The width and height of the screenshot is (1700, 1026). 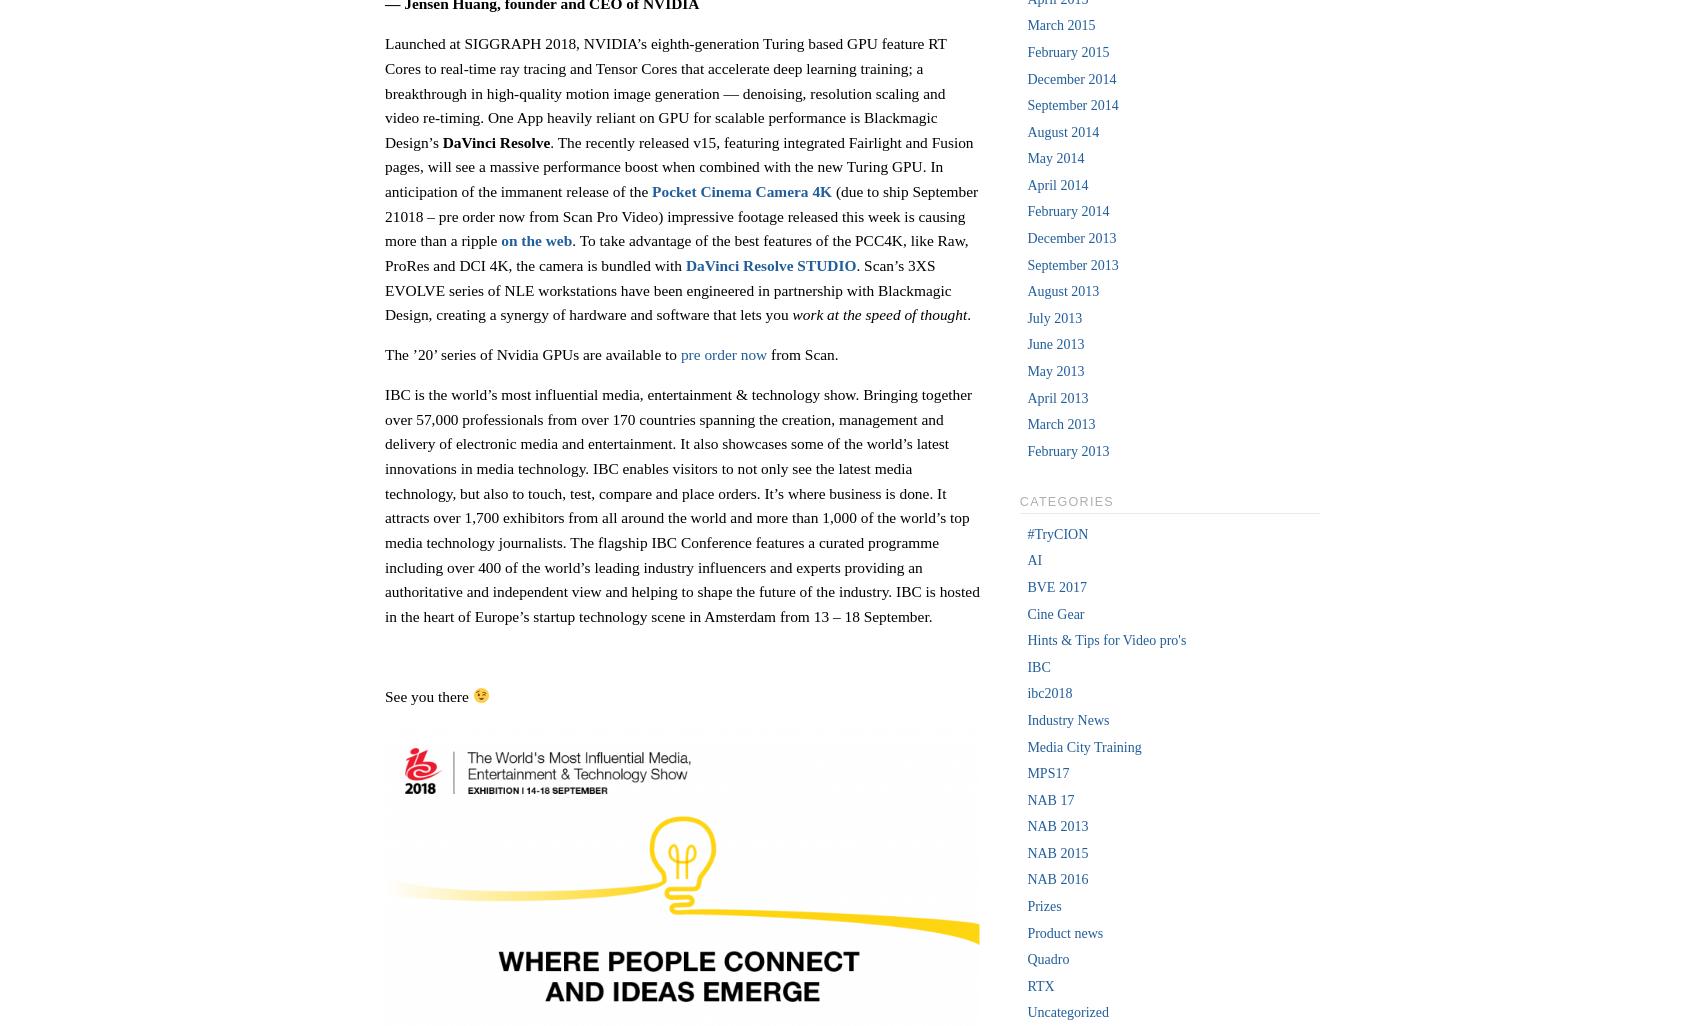 What do you see at coordinates (1025, 450) in the screenshot?
I see `'February 2013'` at bounding box center [1025, 450].